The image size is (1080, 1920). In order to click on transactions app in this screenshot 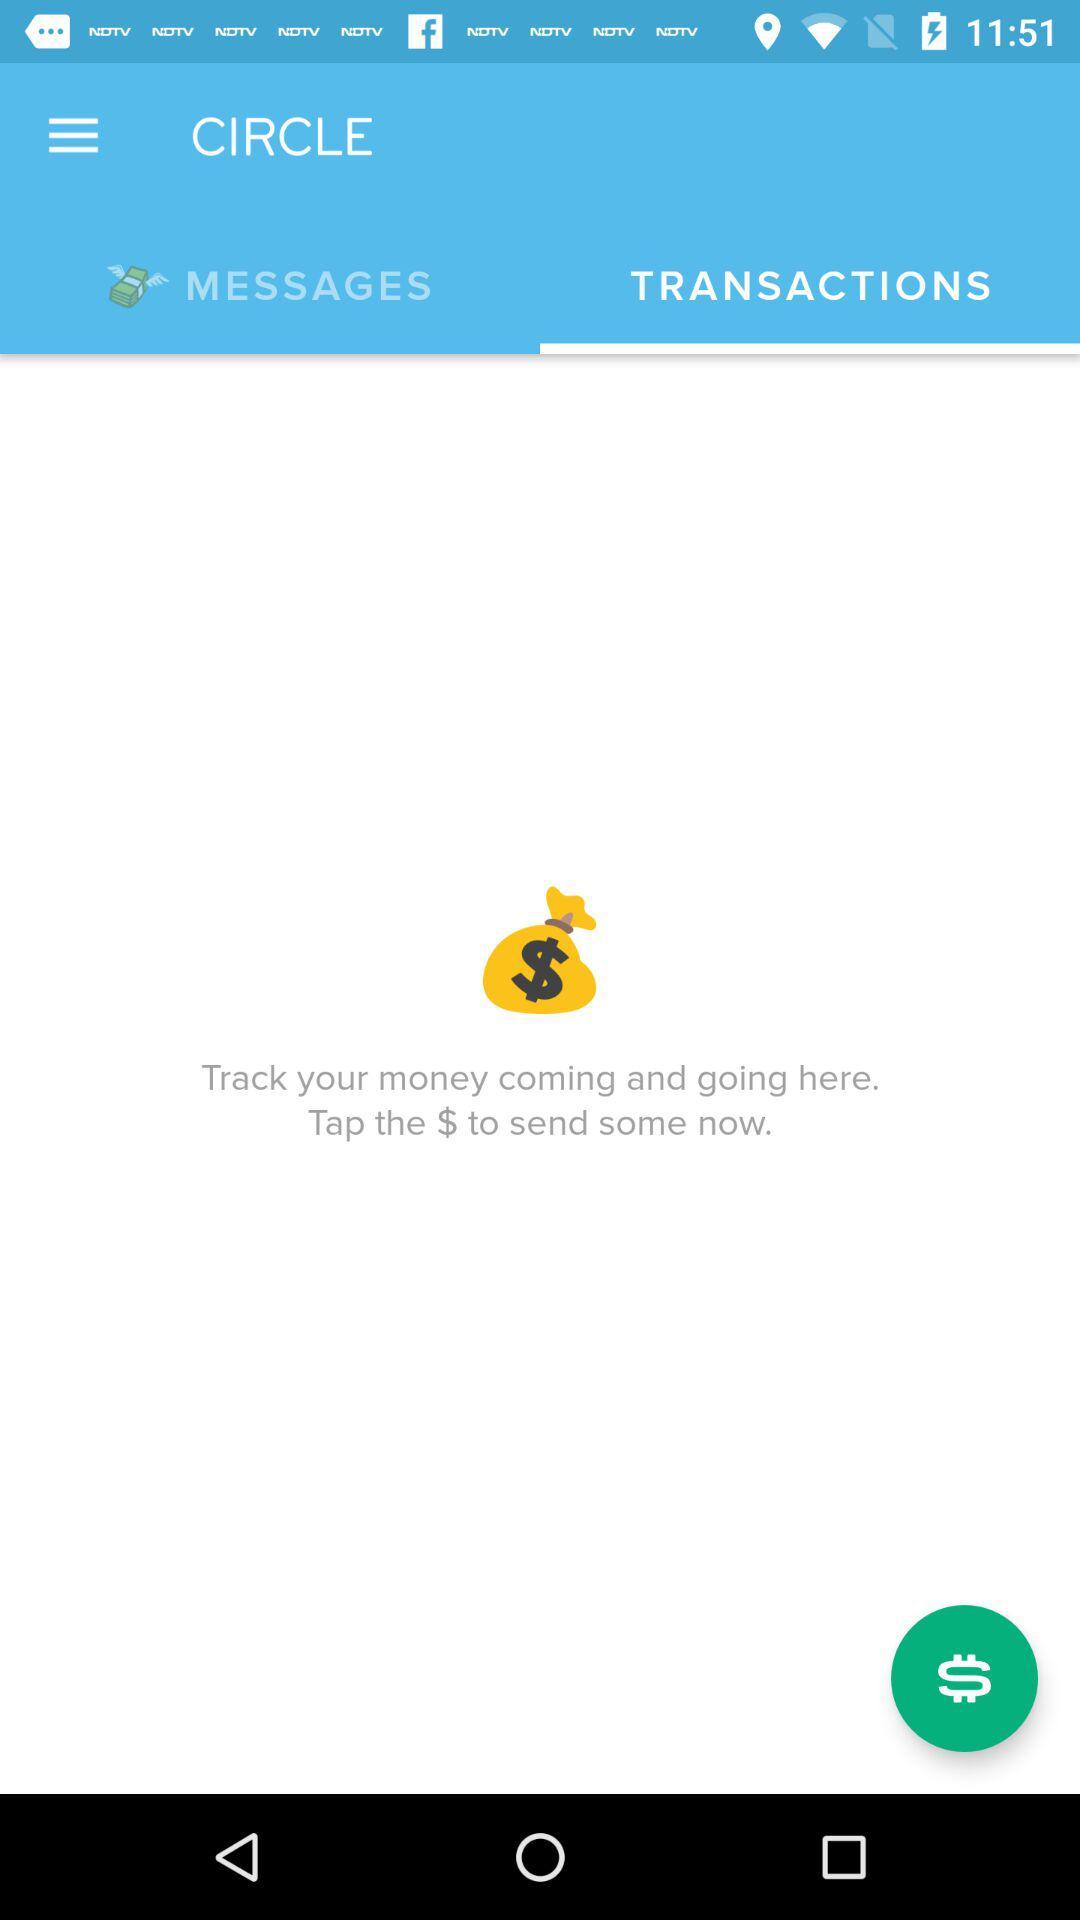, I will do `click(810, 285)`.